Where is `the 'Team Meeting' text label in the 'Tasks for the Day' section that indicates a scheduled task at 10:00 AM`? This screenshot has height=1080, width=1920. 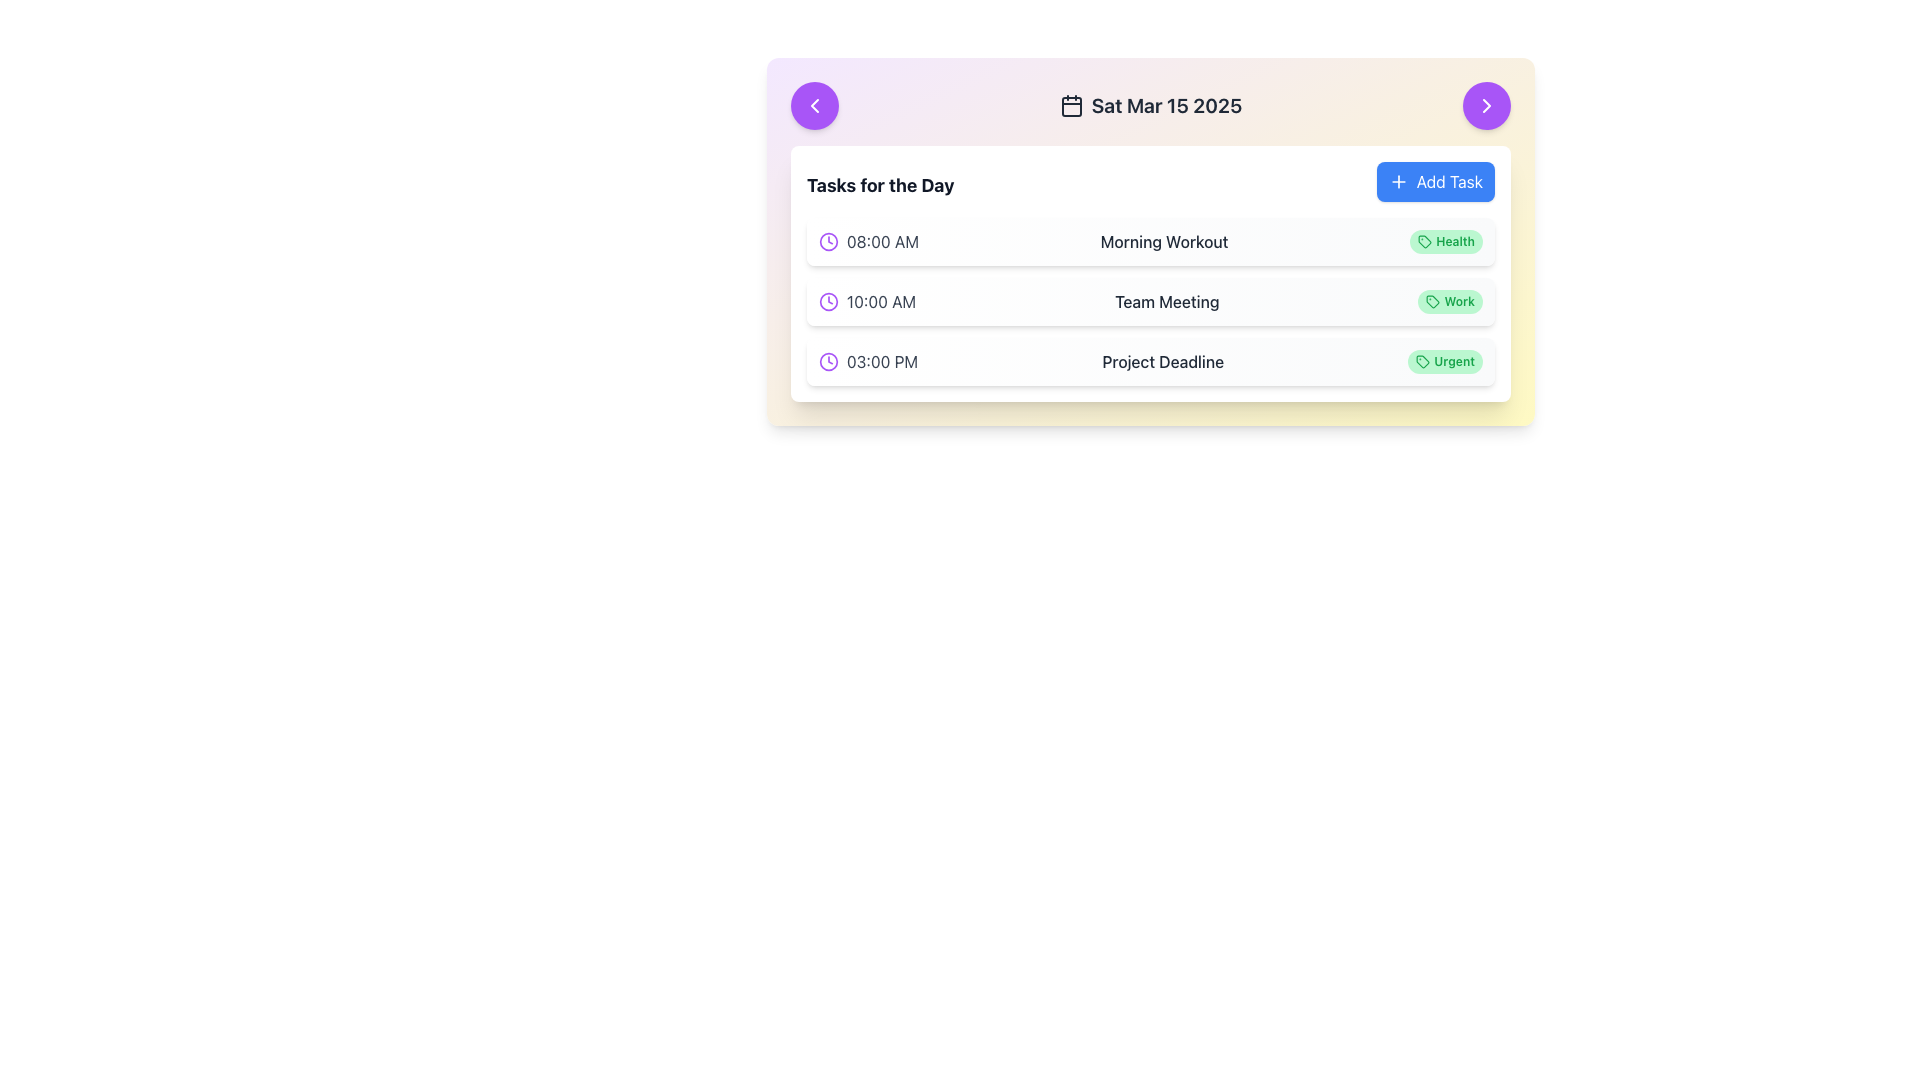
the 'Team Meeting' text label in the 'Tasks for the Day' section that indicates a scheduled task at 10:00 AM is located at coordinates (1167, 301).